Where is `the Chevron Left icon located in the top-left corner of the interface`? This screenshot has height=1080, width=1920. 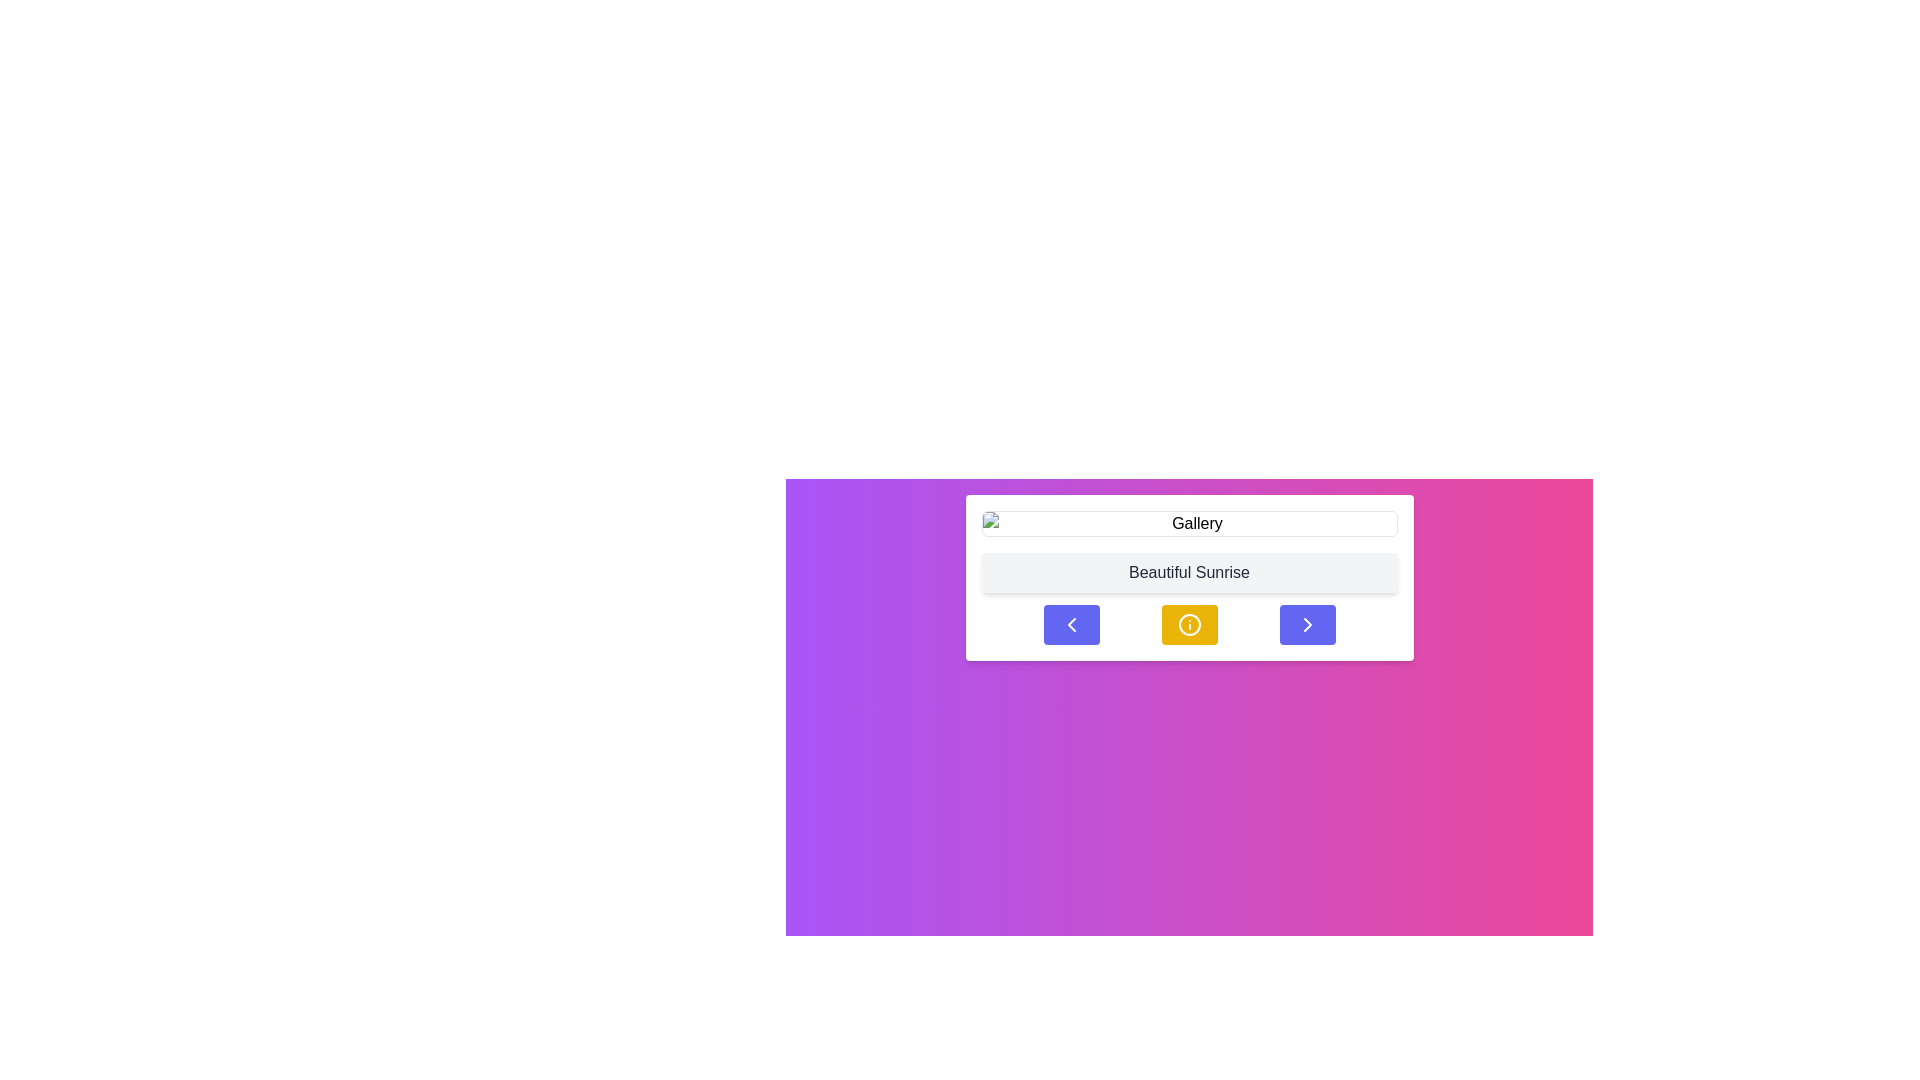
the Chevron Left icon located in the top-left corner of the interface is located at coordinates (1070, 623).